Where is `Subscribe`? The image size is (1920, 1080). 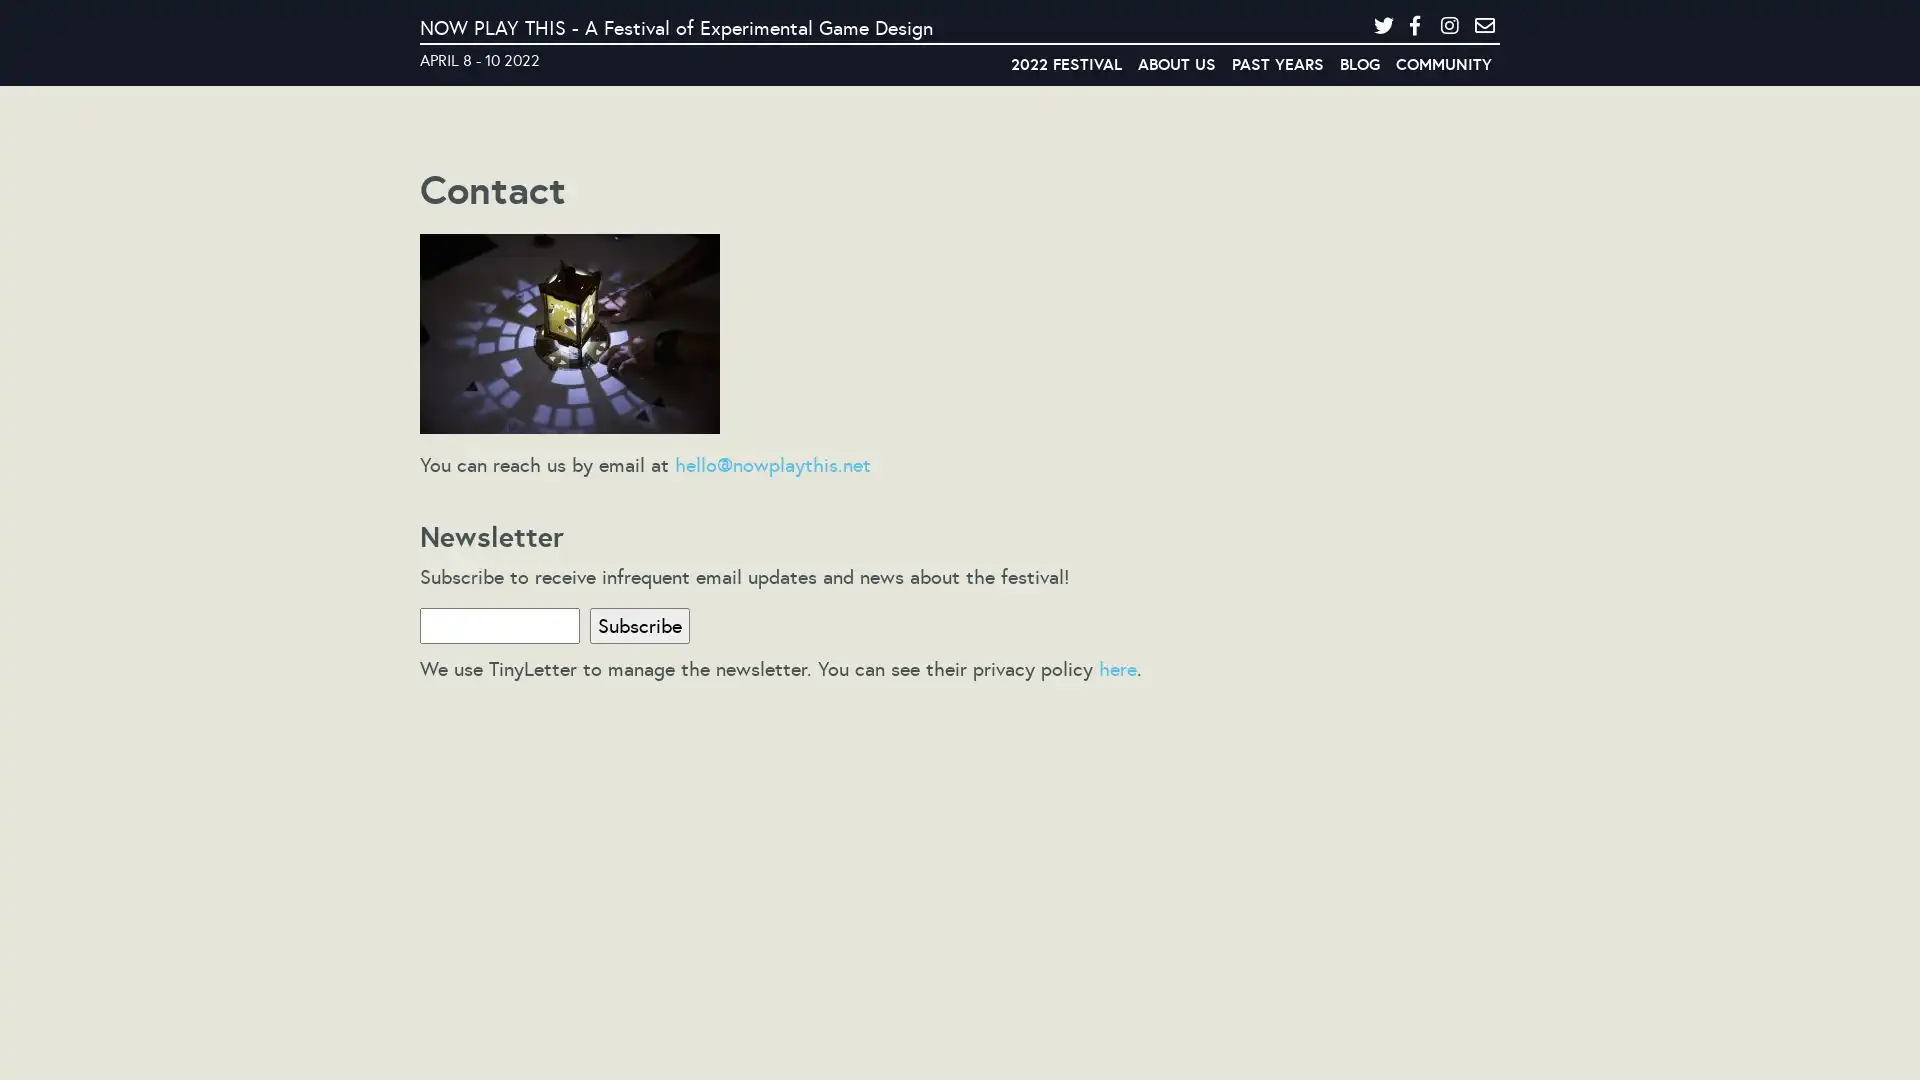
Subscribe is located at coordinates (638, 623).